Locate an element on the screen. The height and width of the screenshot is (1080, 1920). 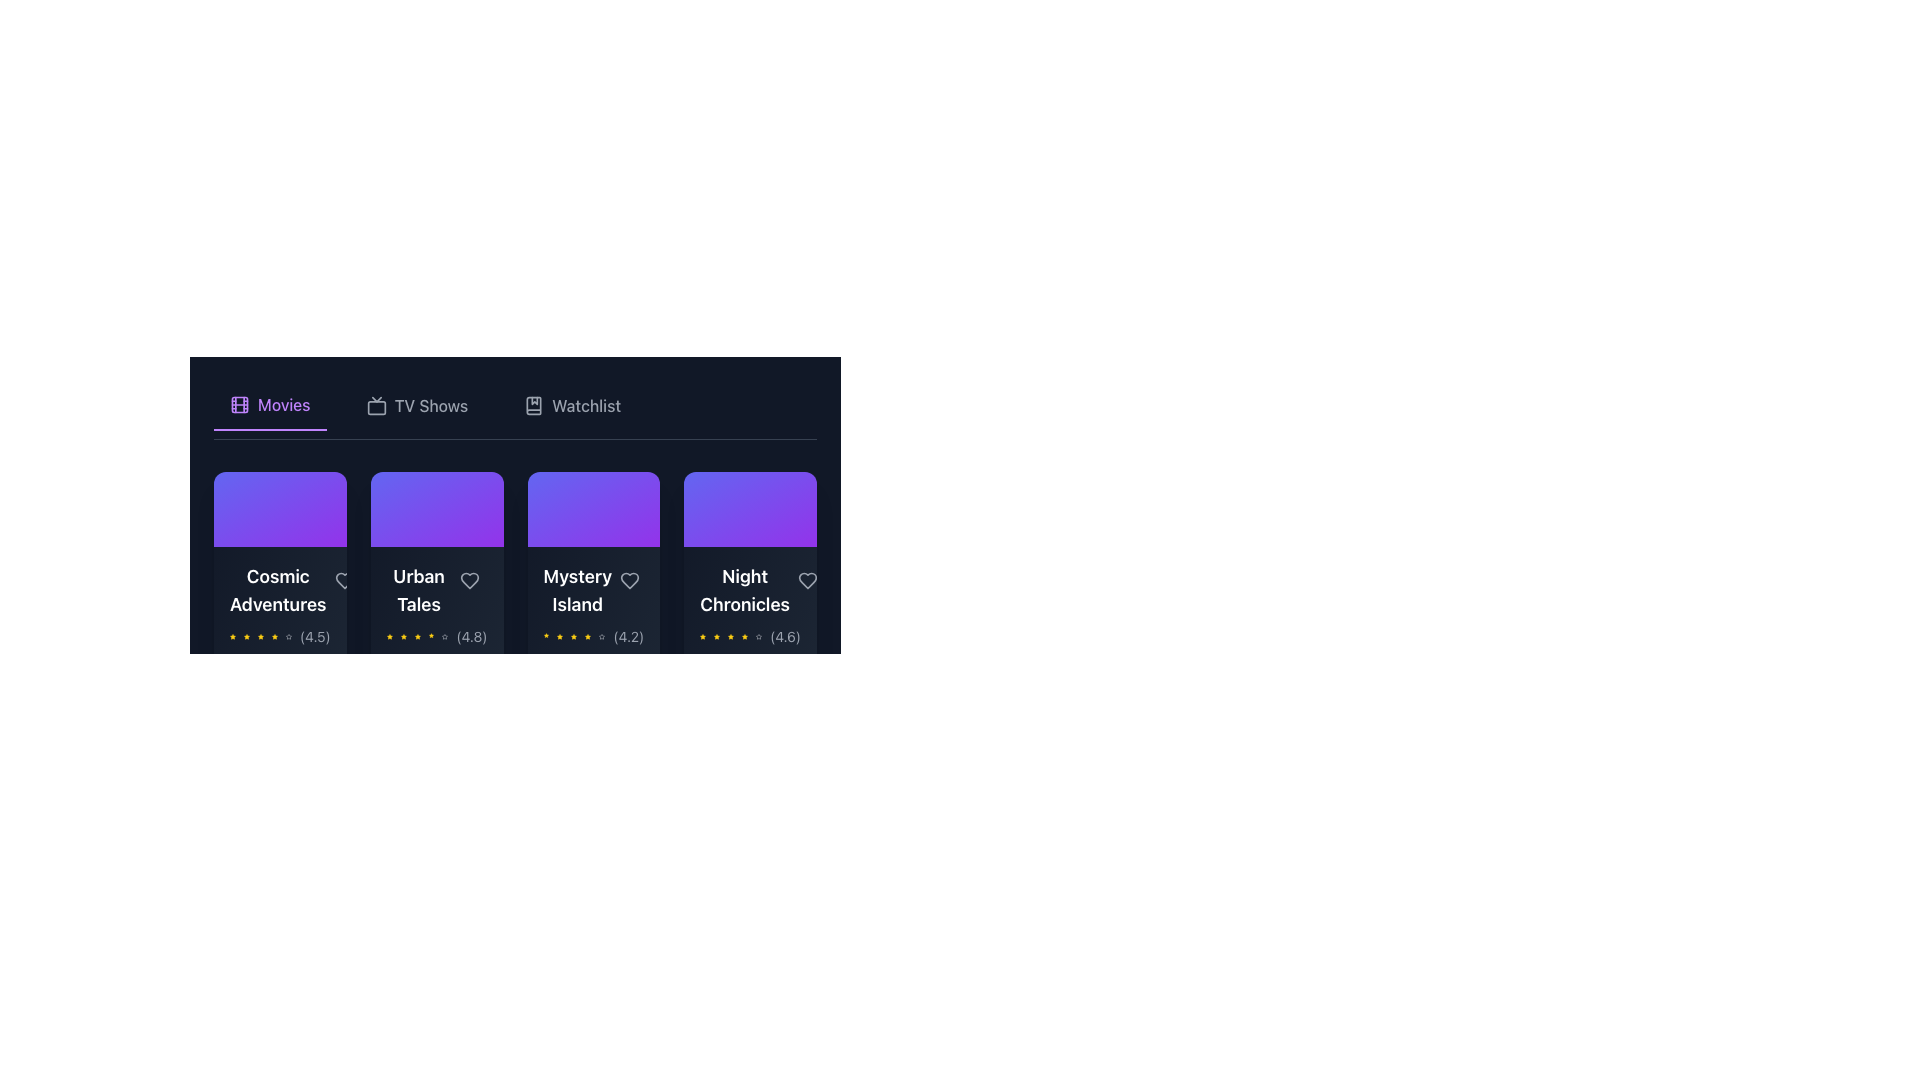
the fifth star icon in the rating system for 'Urban Tales' to interact with the rating system is located at coordinates (444, 636).